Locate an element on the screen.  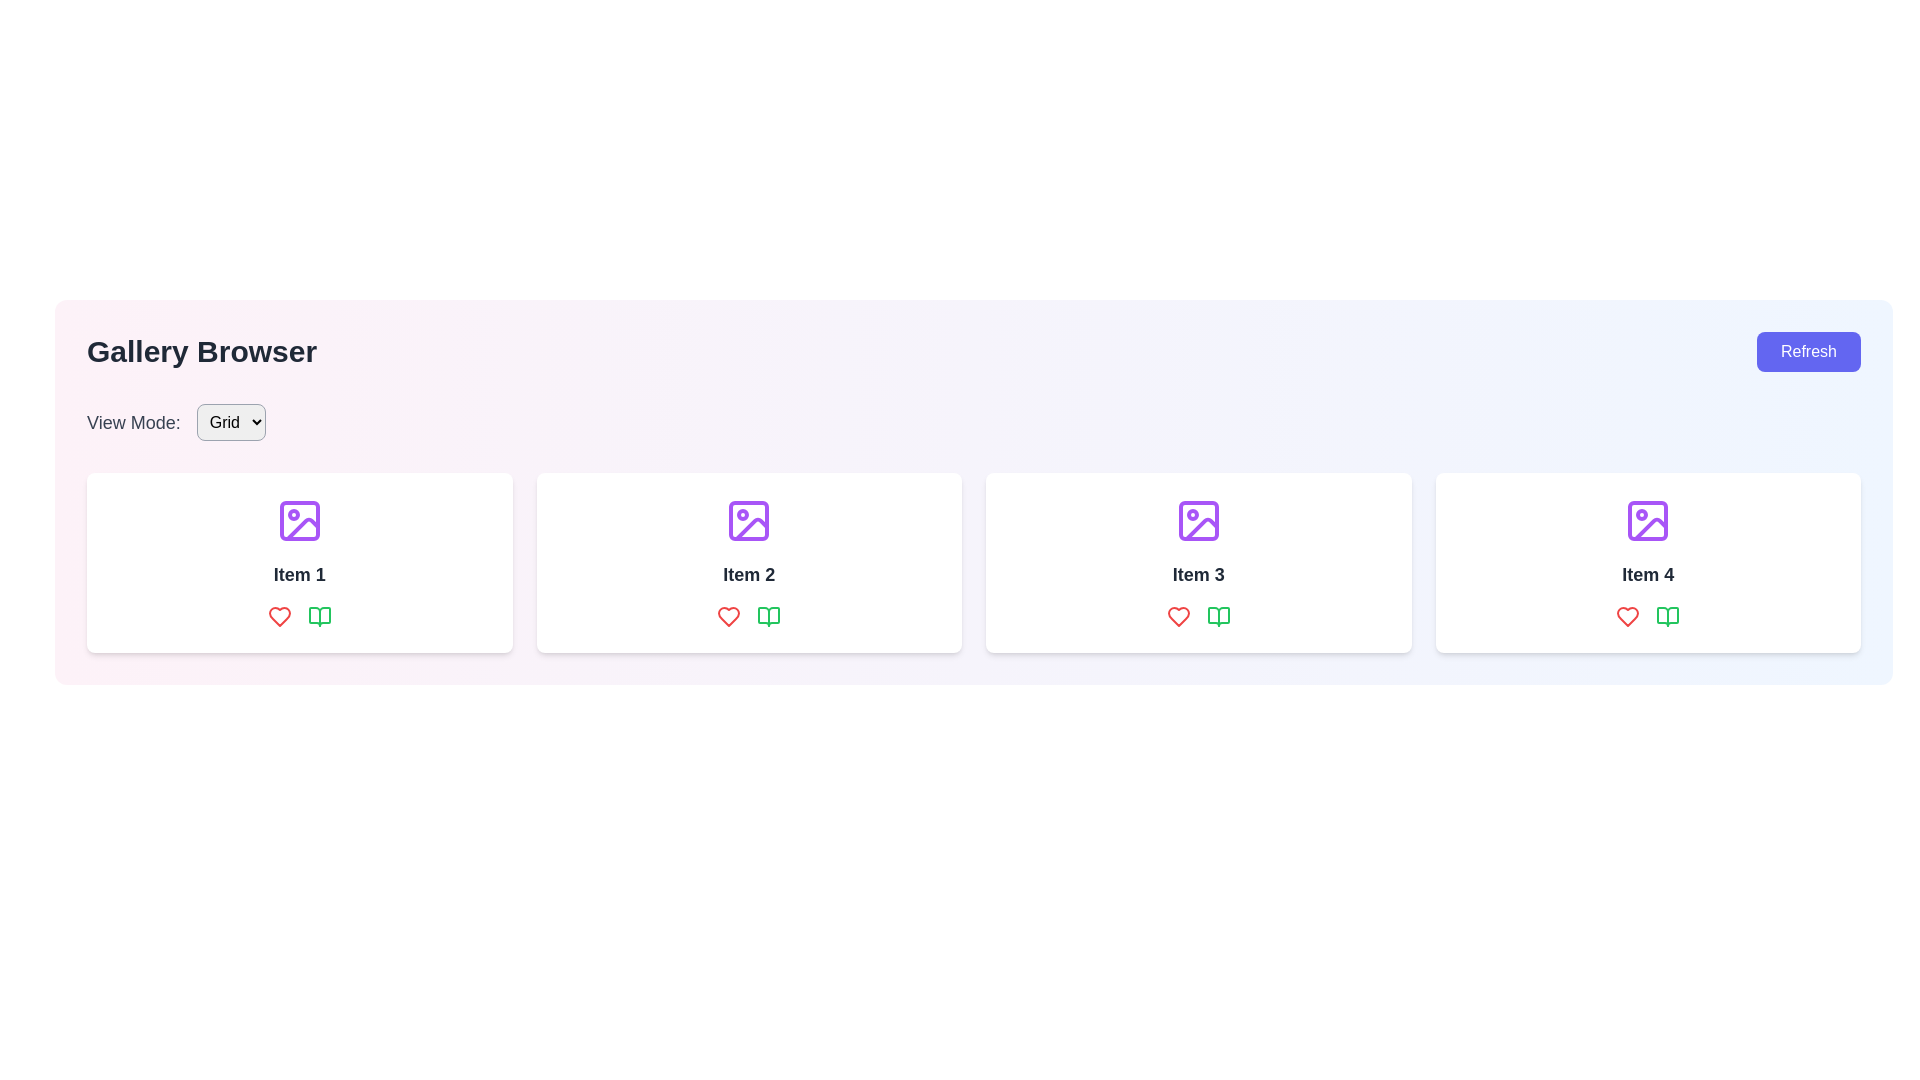
the purple Decorative icon resembling an image frame with a mountain and sun outline, which is positioned above the text 'Item 1' in the first card is located at coordinates (298, 519).